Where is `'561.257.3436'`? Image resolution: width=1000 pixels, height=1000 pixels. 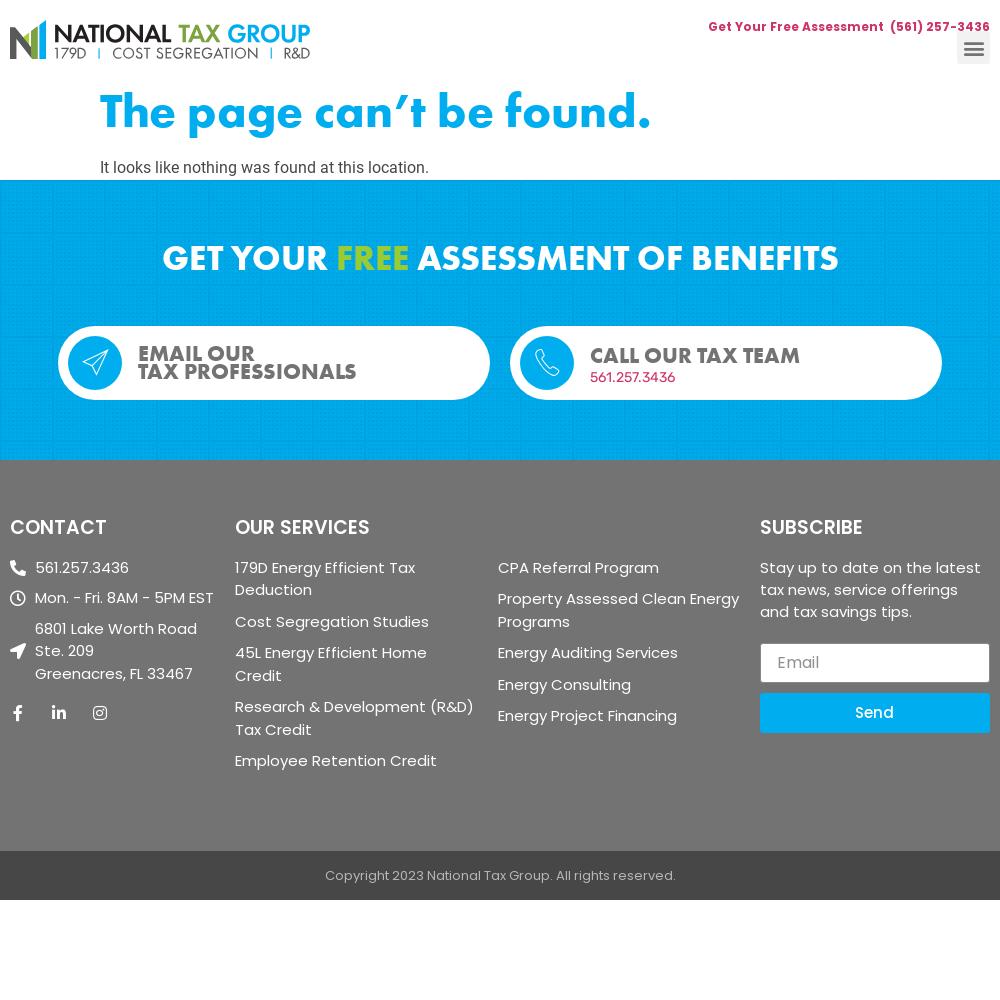 '561.257.3436' is located at coordinates (81, 565).